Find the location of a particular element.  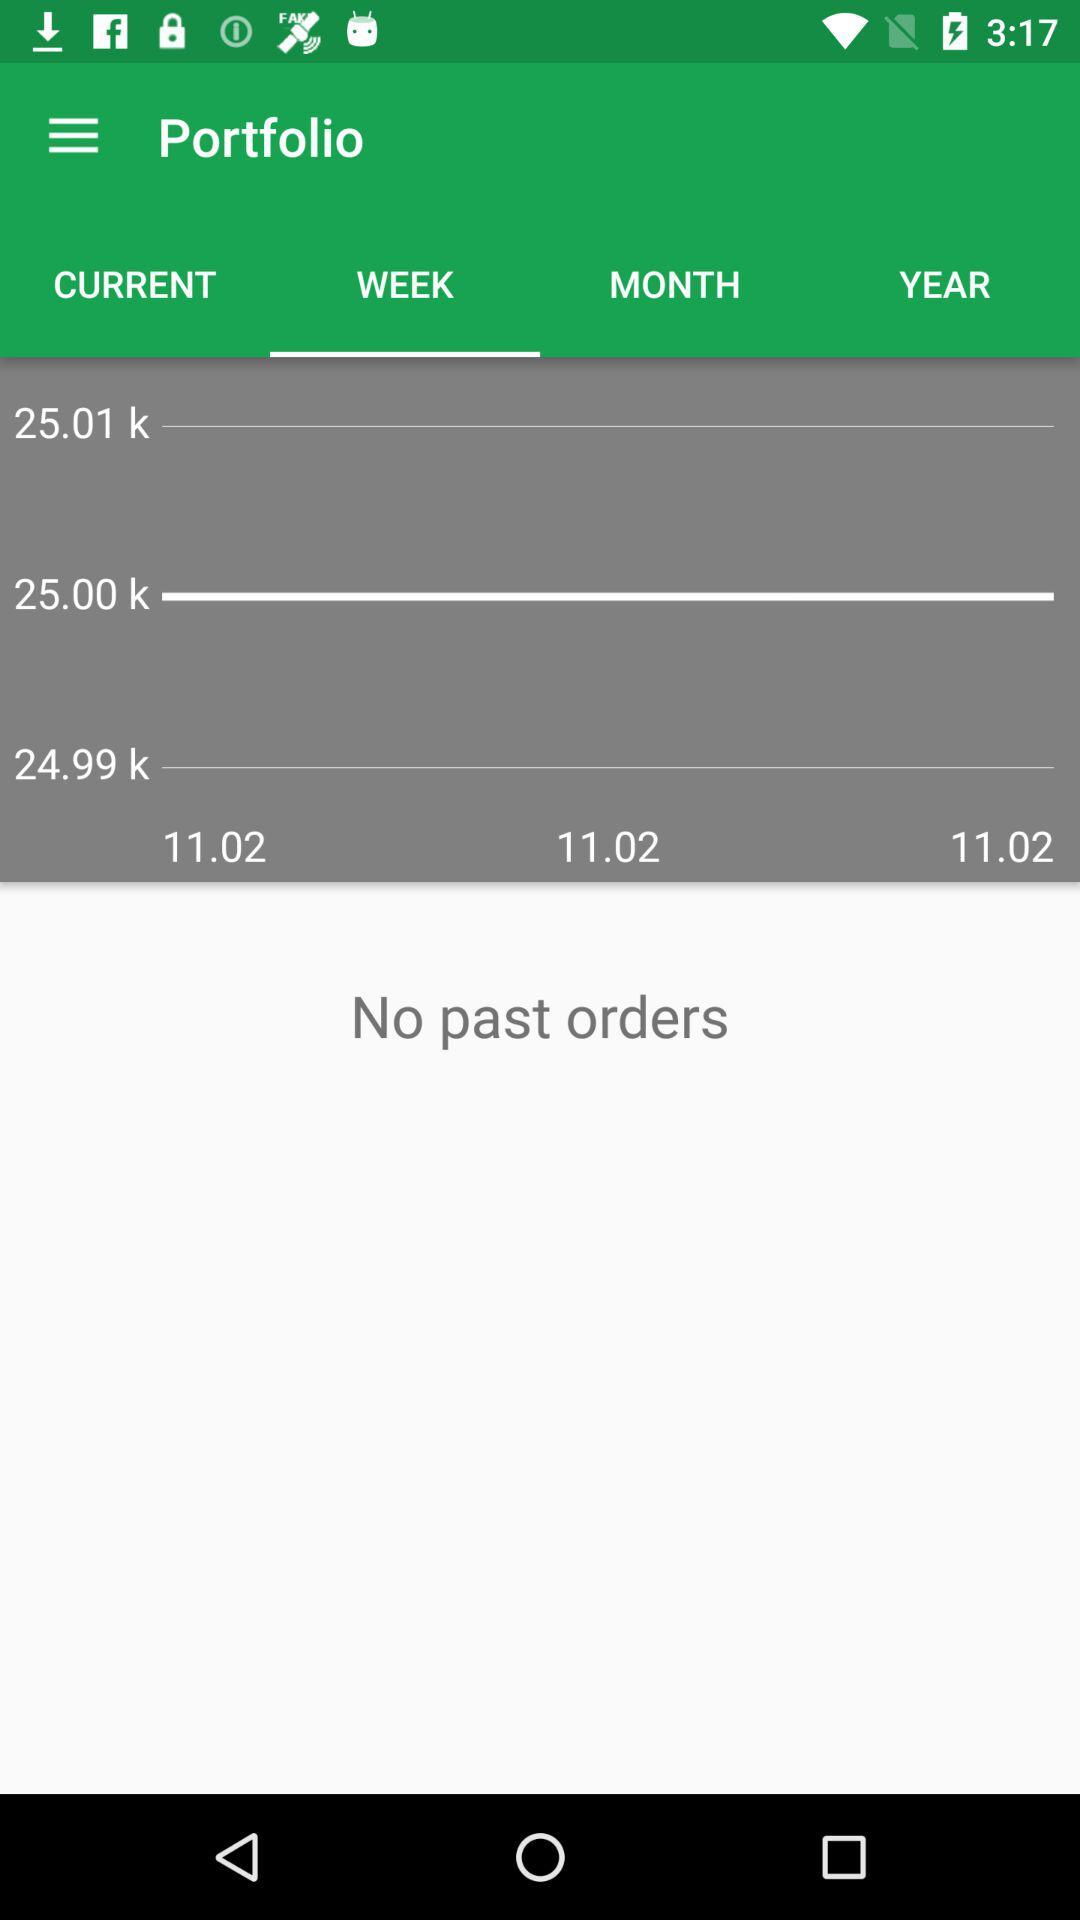

the item to the left of portfolio is located at coordinates (72, 135).